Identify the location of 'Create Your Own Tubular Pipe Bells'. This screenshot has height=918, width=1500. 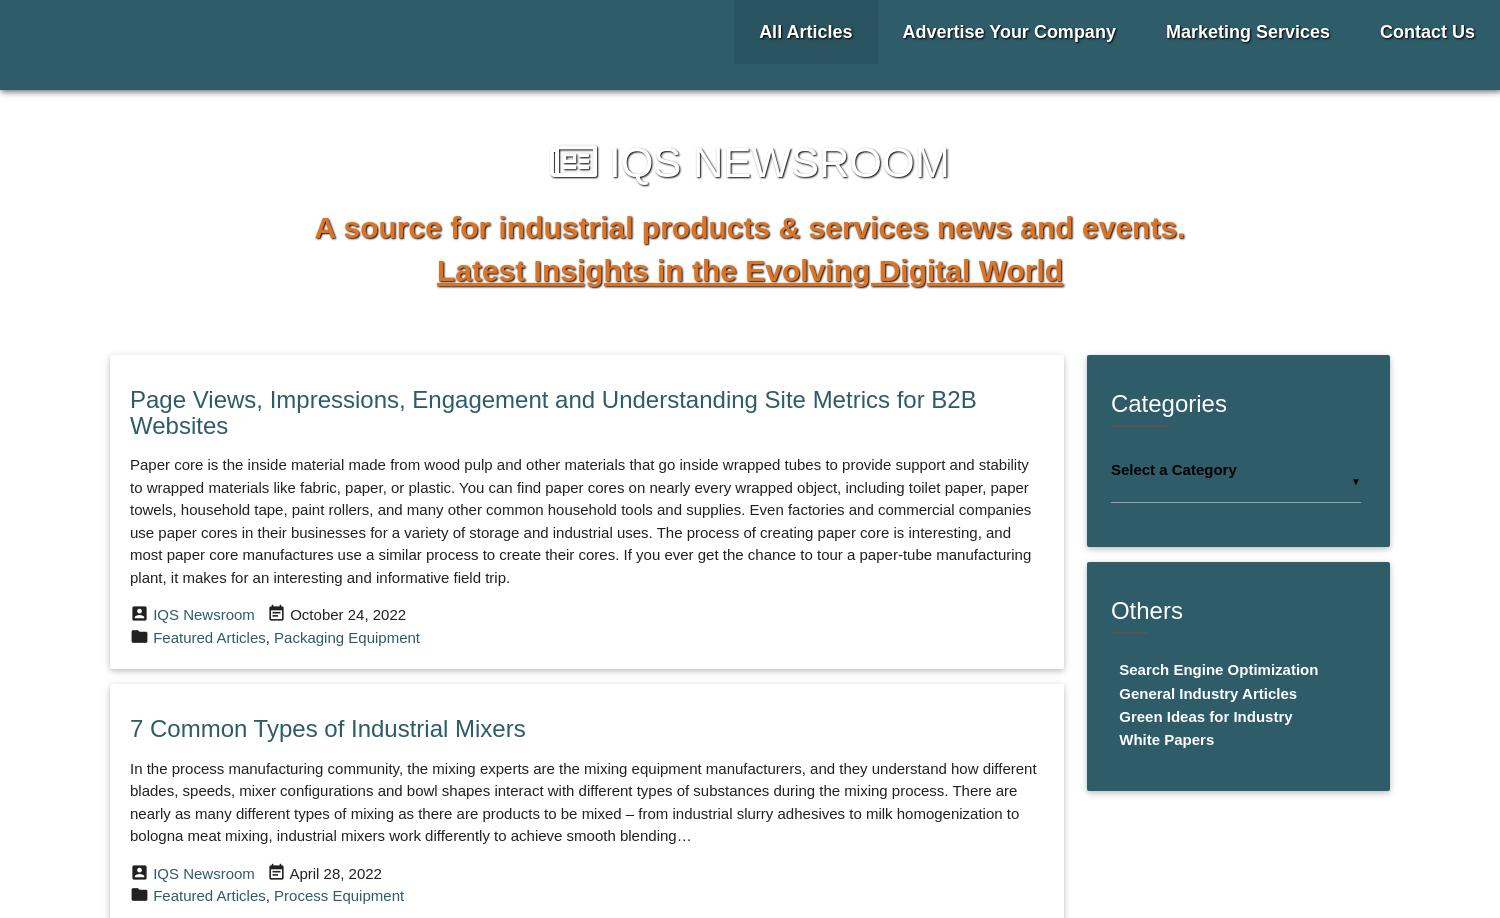
(320, 380).